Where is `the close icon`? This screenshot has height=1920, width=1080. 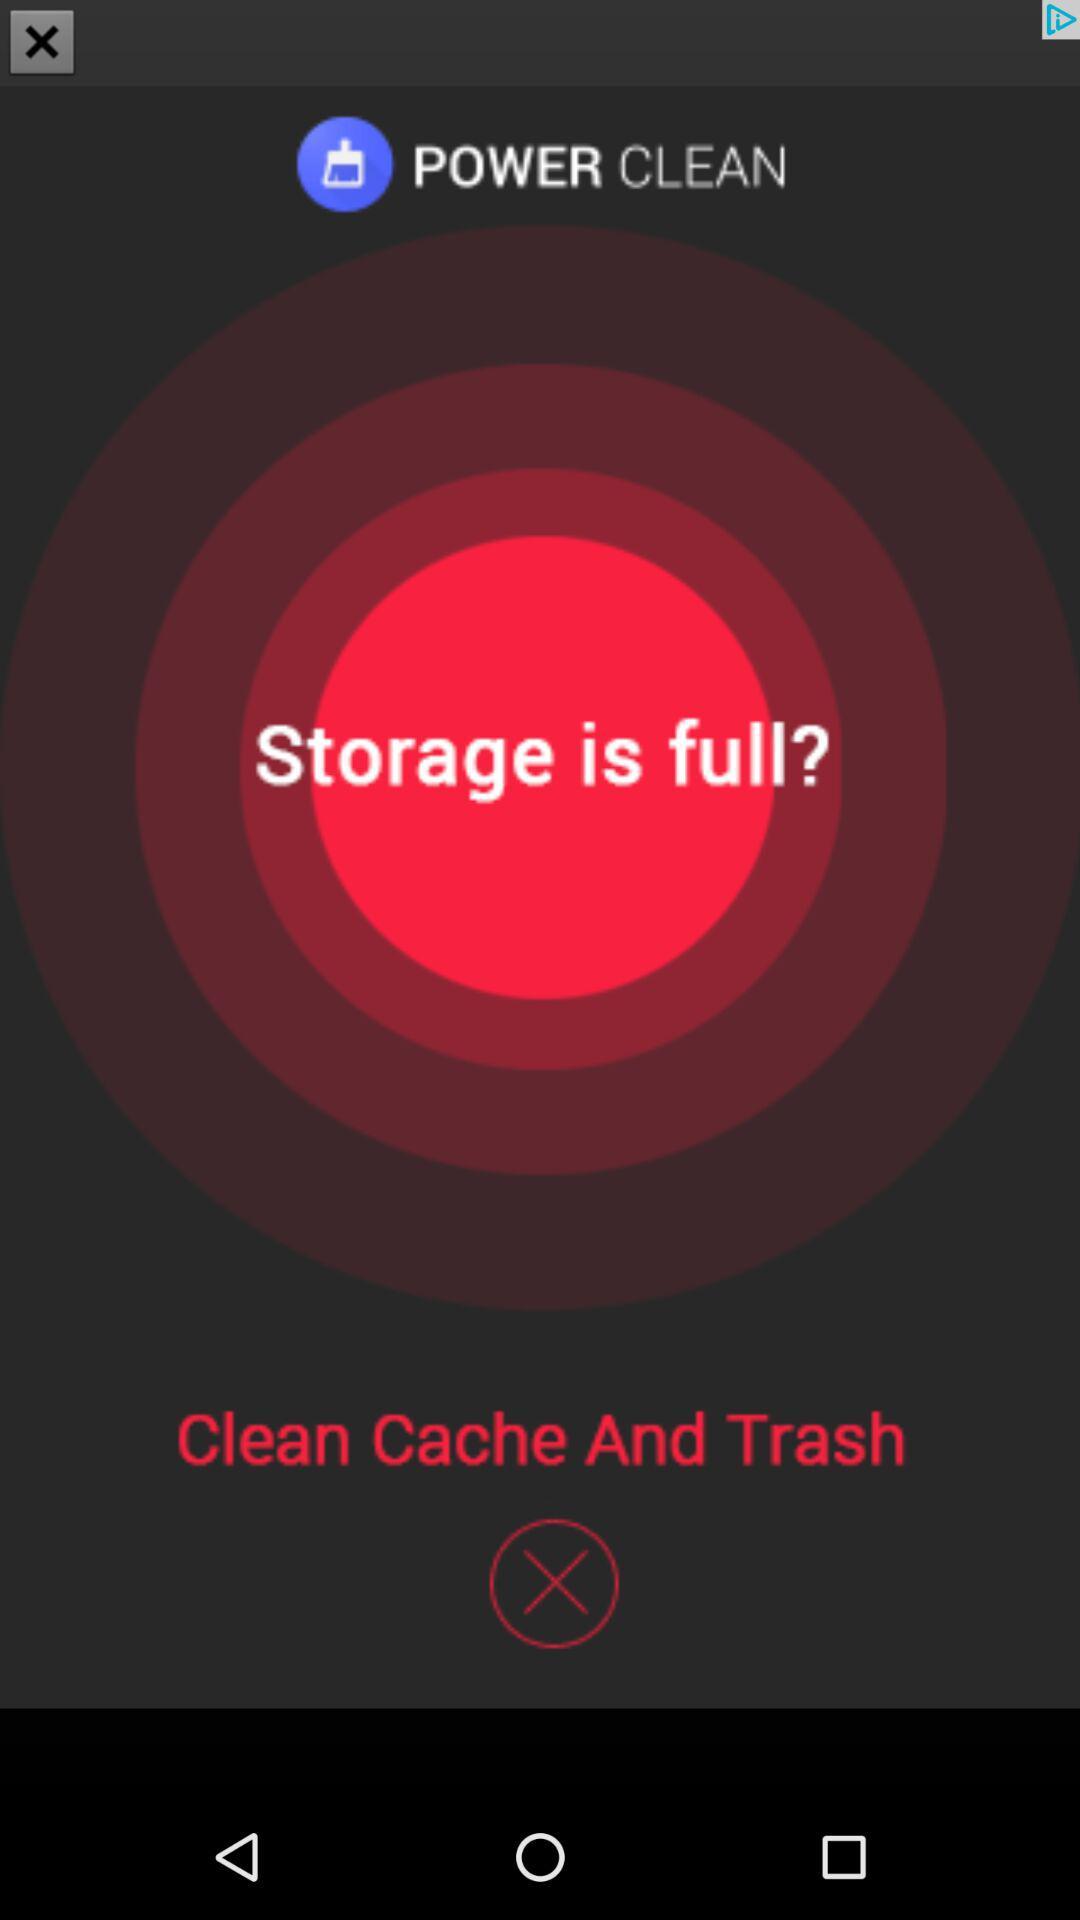 the close icon is located at coordinates (42, 44).